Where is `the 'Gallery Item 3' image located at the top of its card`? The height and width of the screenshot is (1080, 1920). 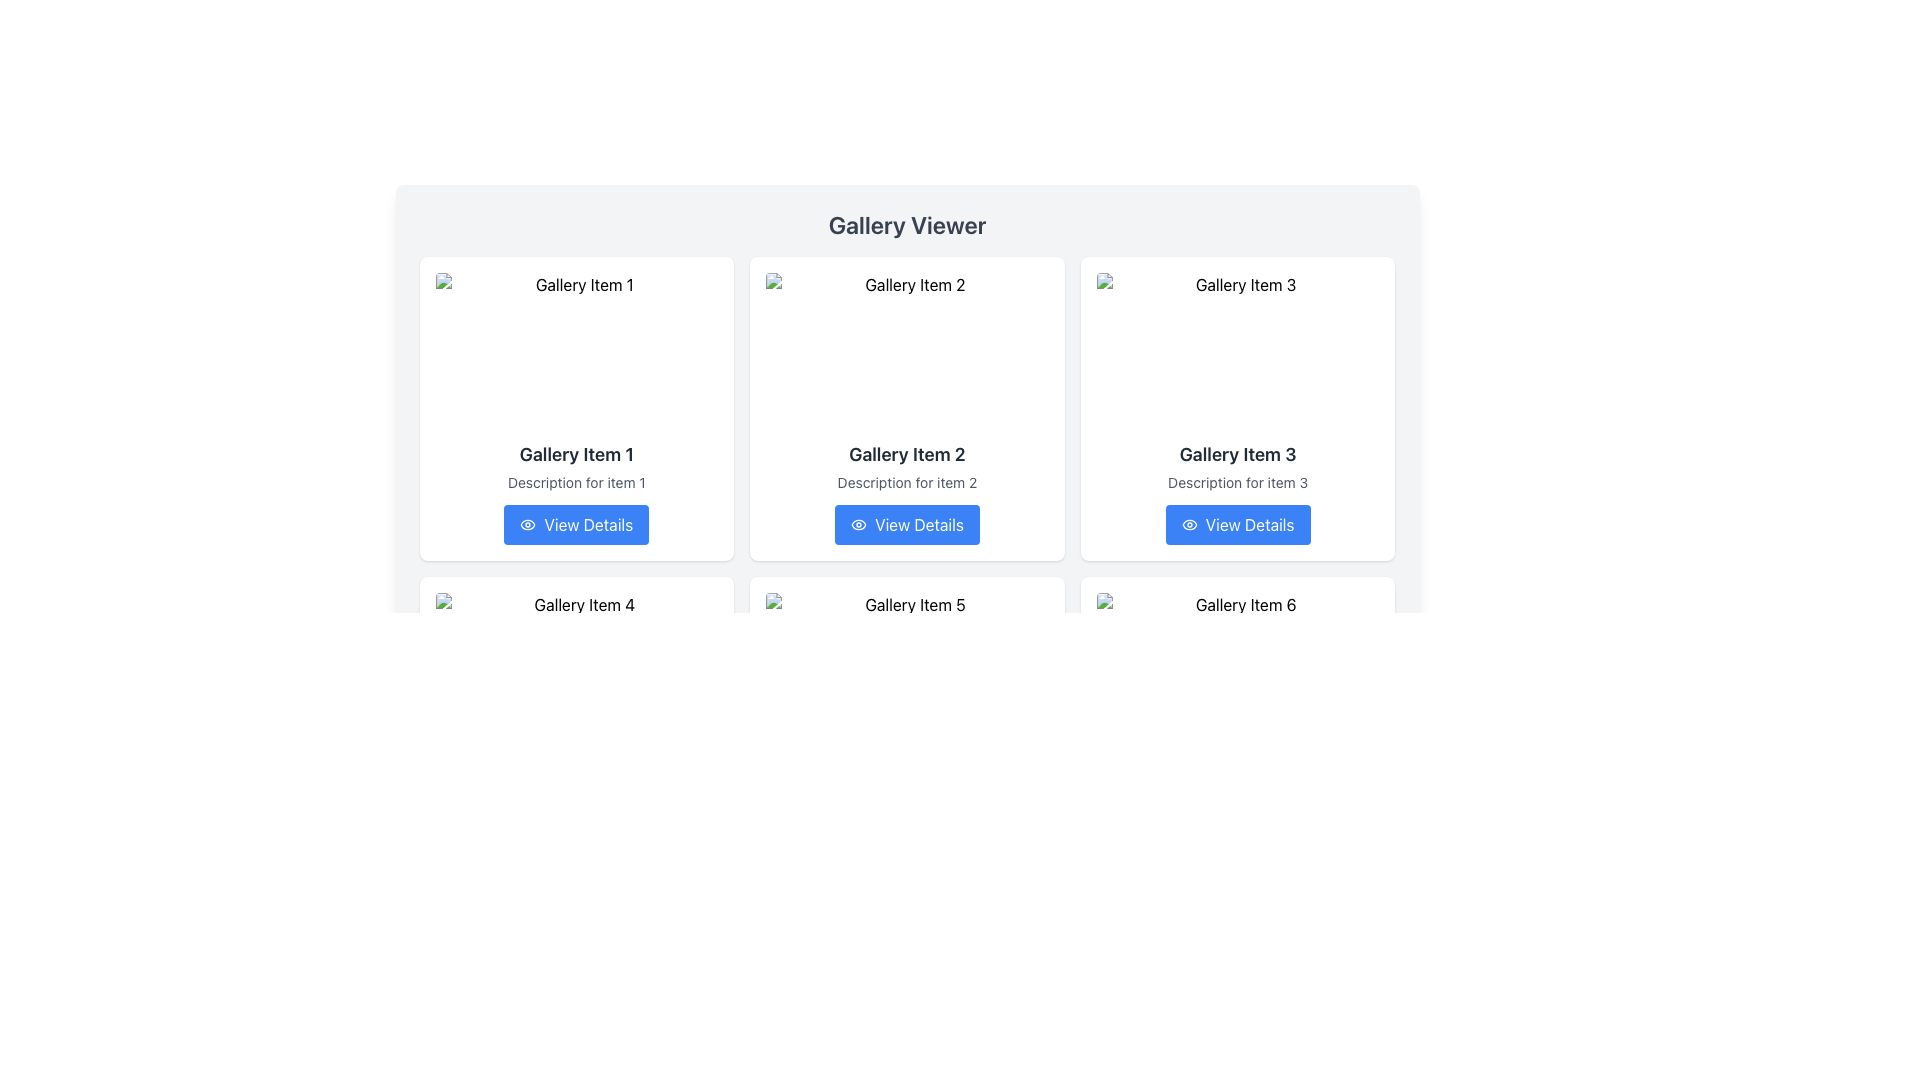 the 'Gallery Item 3' image located at the top of its card is located at coordinates (1237, 352).